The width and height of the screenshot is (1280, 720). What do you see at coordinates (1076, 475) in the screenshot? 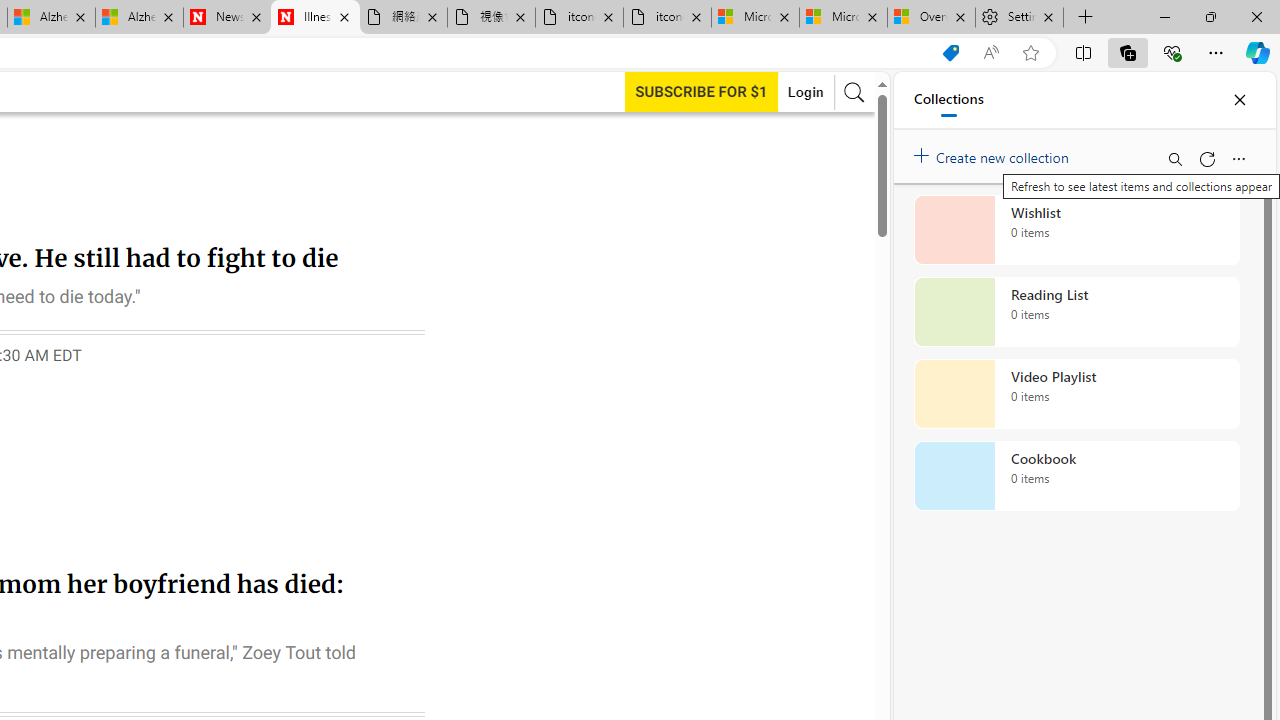
I see `'Cookbook collection, 0 items'` at bounding box center [1076, 475].